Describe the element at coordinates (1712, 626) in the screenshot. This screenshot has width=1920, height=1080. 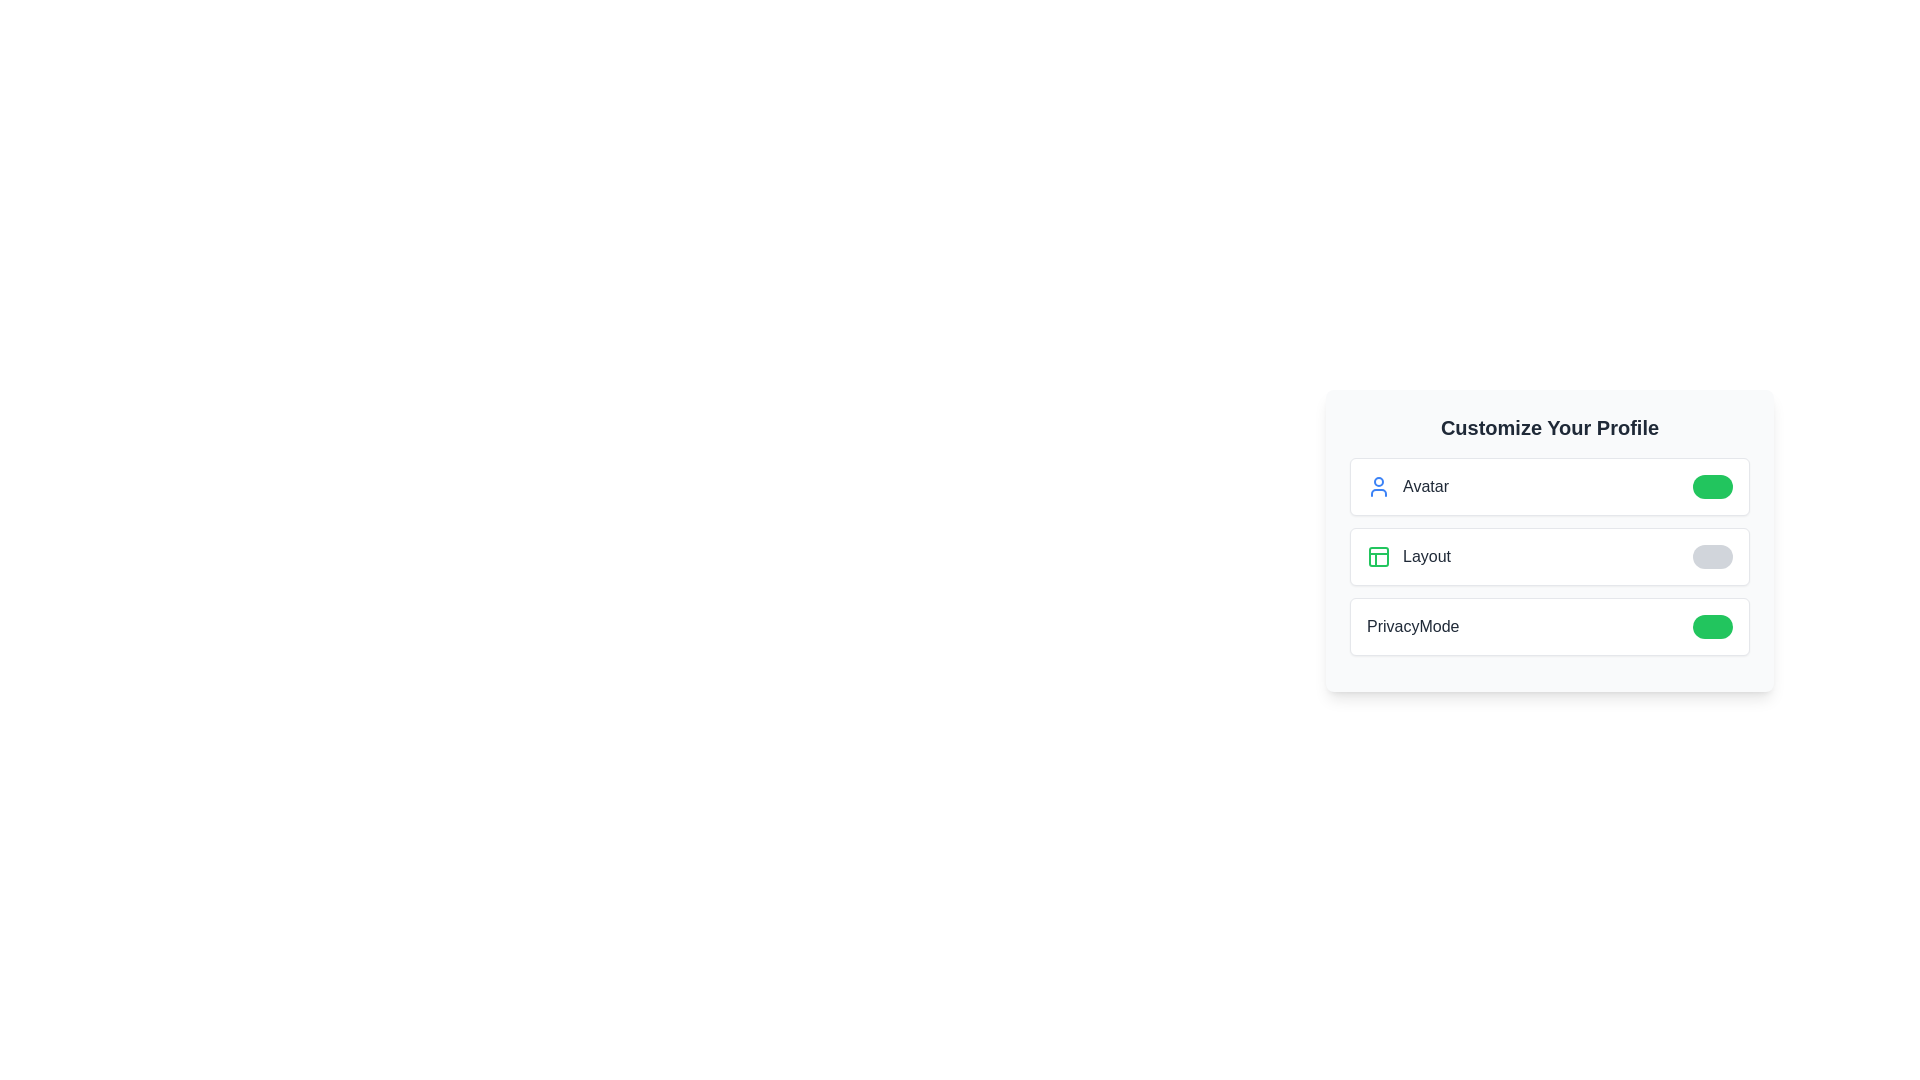
I see `the PrivacyMode toggle to change its state` at that location.